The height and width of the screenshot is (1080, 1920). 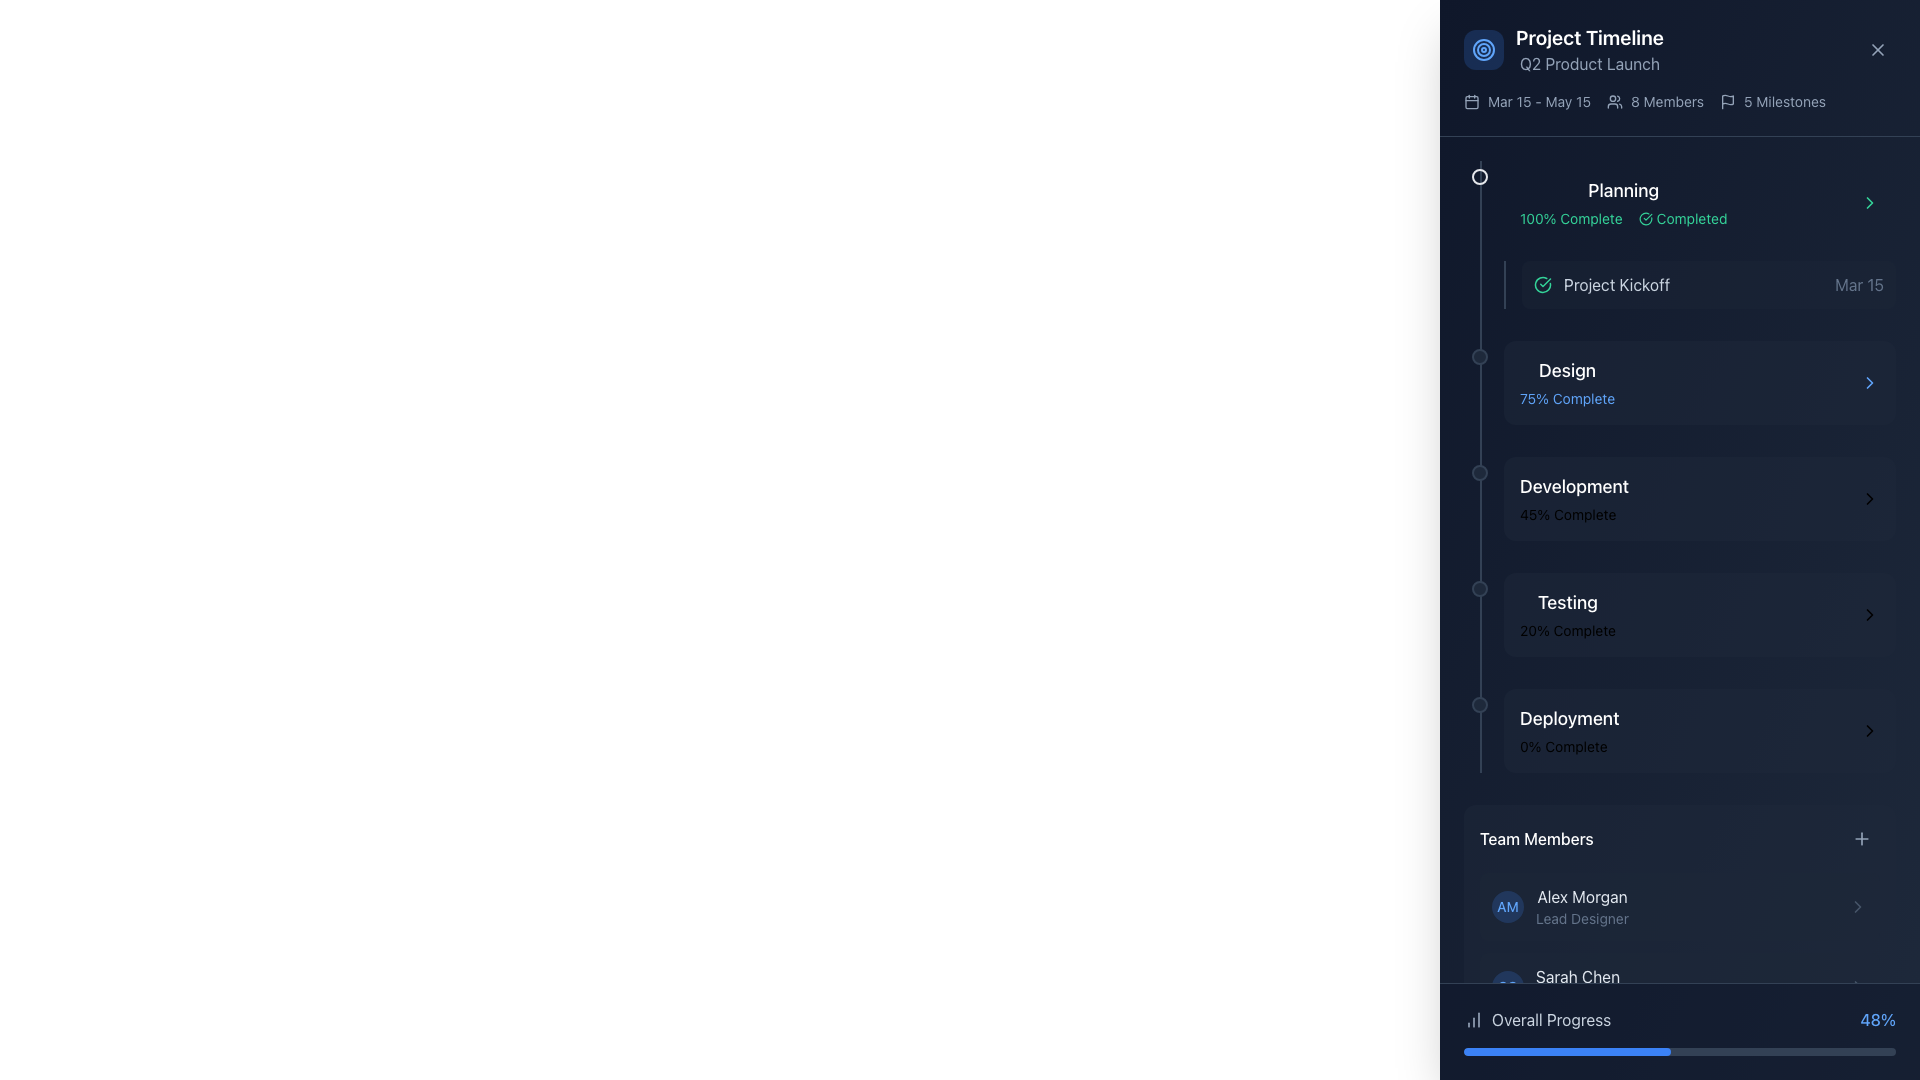 What do you see at coordinates (1623, 219) in the screenshot?
I see `the completion status indicator for the 'Planning' milestone, which is located directly beneath the 'Planning' header and to the right of the main timeline vertical line` at bounding box center [1623, 219].